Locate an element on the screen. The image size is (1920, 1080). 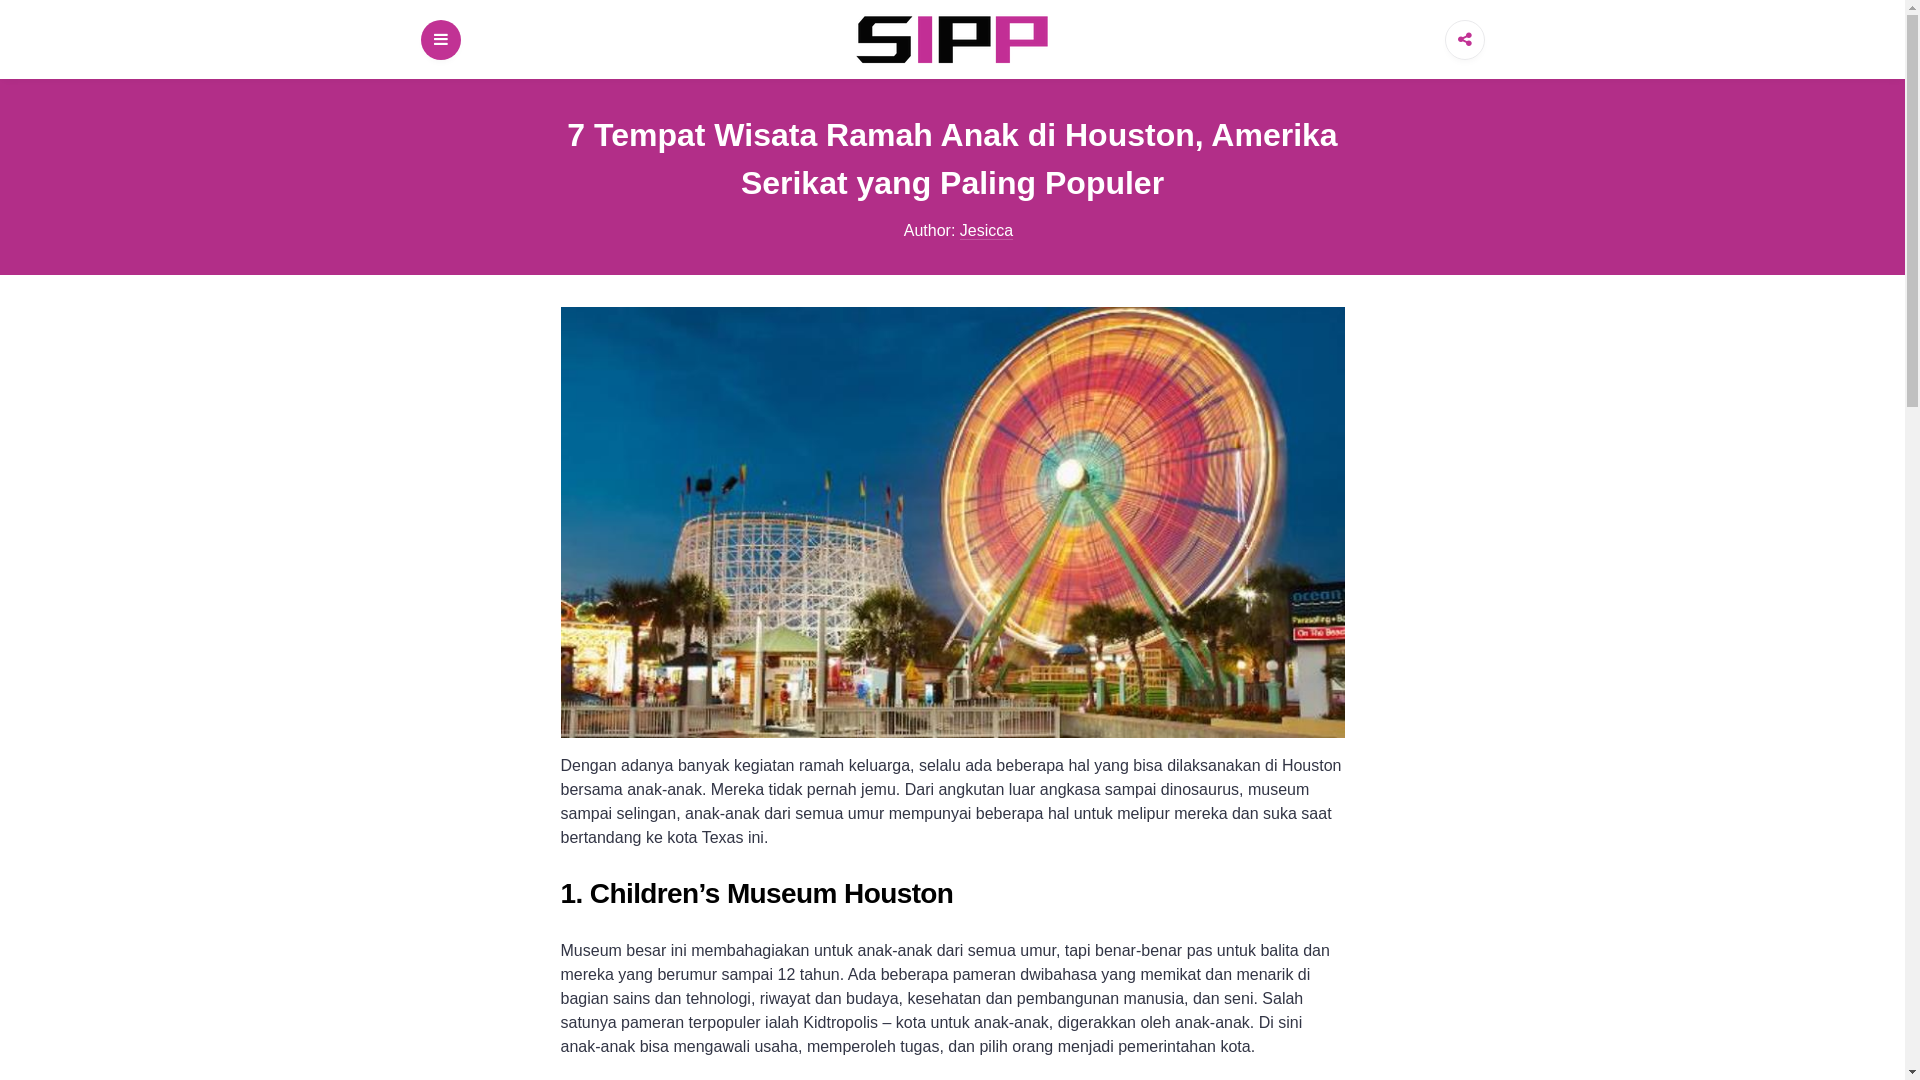
'Jesicca' is located at coordinates (960, 230).